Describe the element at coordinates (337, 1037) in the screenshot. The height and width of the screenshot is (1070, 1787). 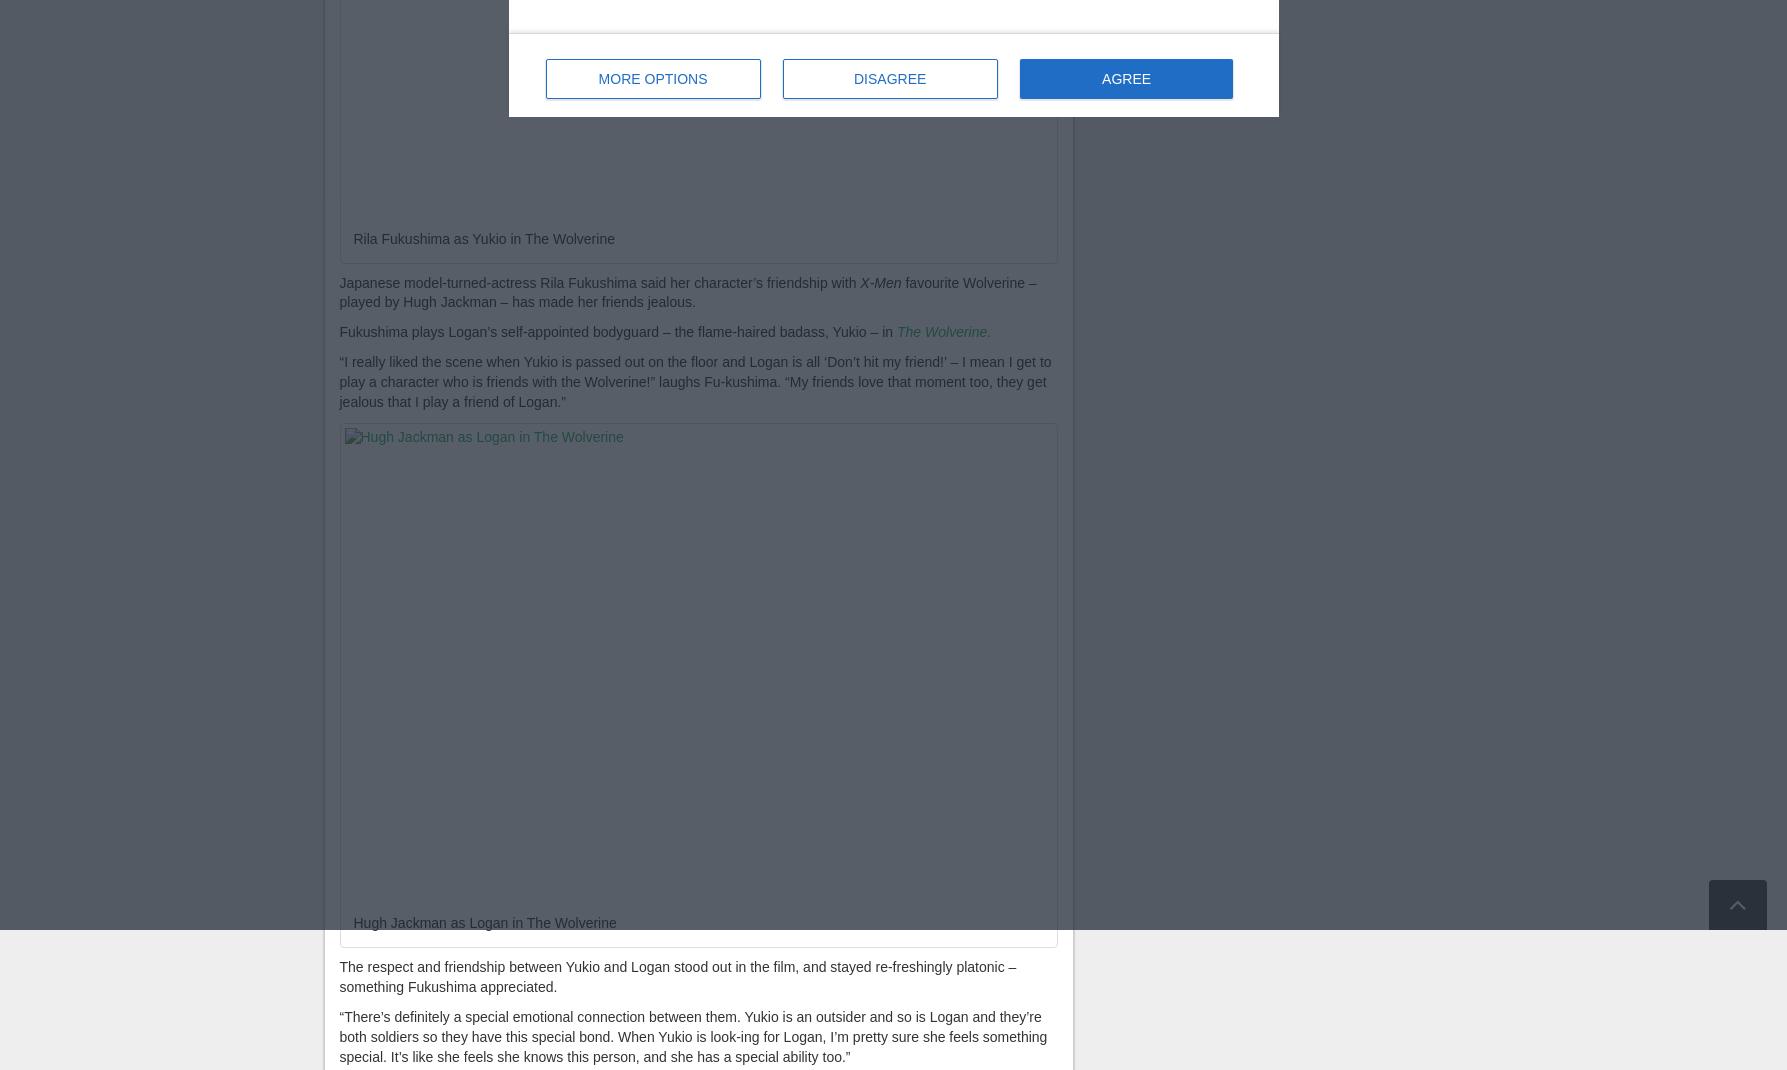
I see `'“There’s definitely a special emotional connection between them. Yukio is an outsider and so is Logan and they’re both soldiers so they have this special bond. When Yukio is look-ing for Logan, I’m pretty sure she feels something special. It’s like she feels she knows this person, and she has a special ability too.”'` at that location.